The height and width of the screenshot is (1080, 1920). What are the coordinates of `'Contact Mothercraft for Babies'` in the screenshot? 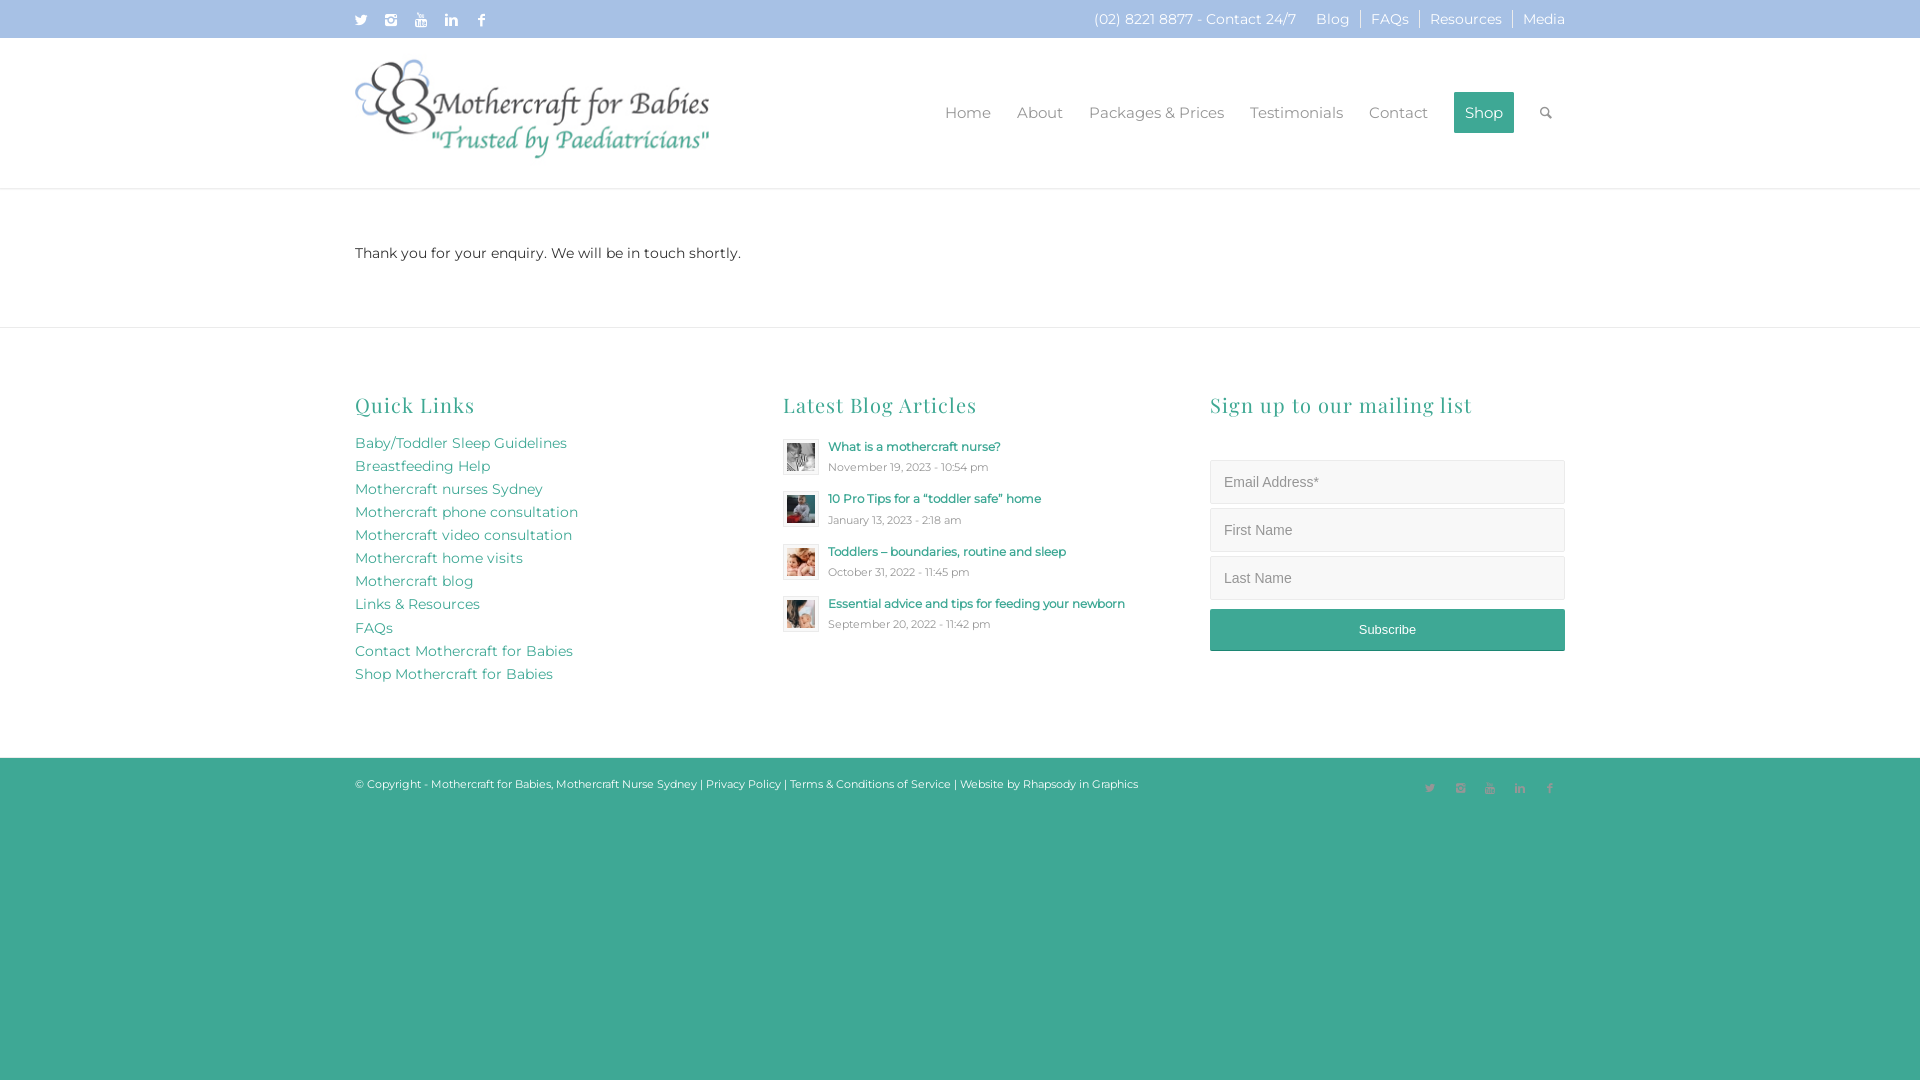 It's located at (463, 651).